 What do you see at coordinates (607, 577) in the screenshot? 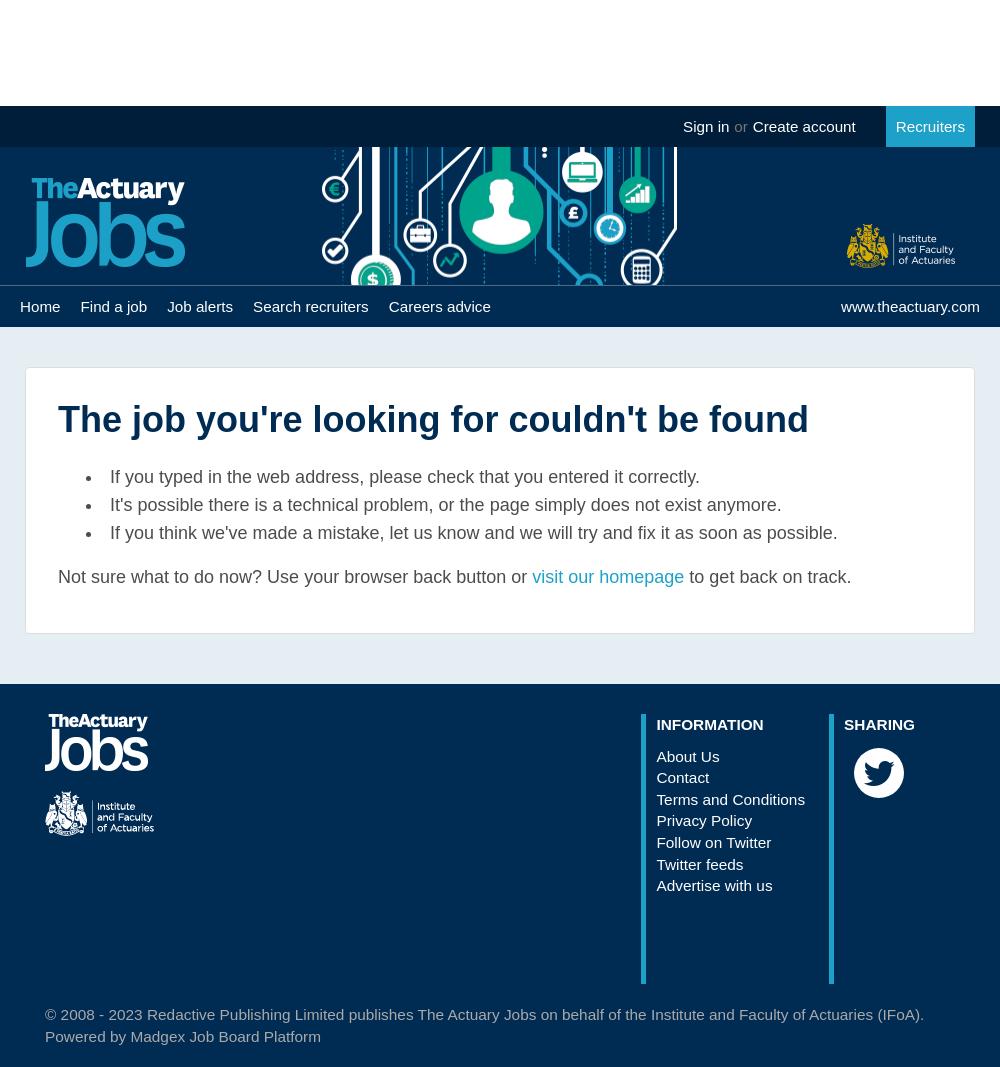
I see `'visit our homepage'` at bounding box center [607, 577].